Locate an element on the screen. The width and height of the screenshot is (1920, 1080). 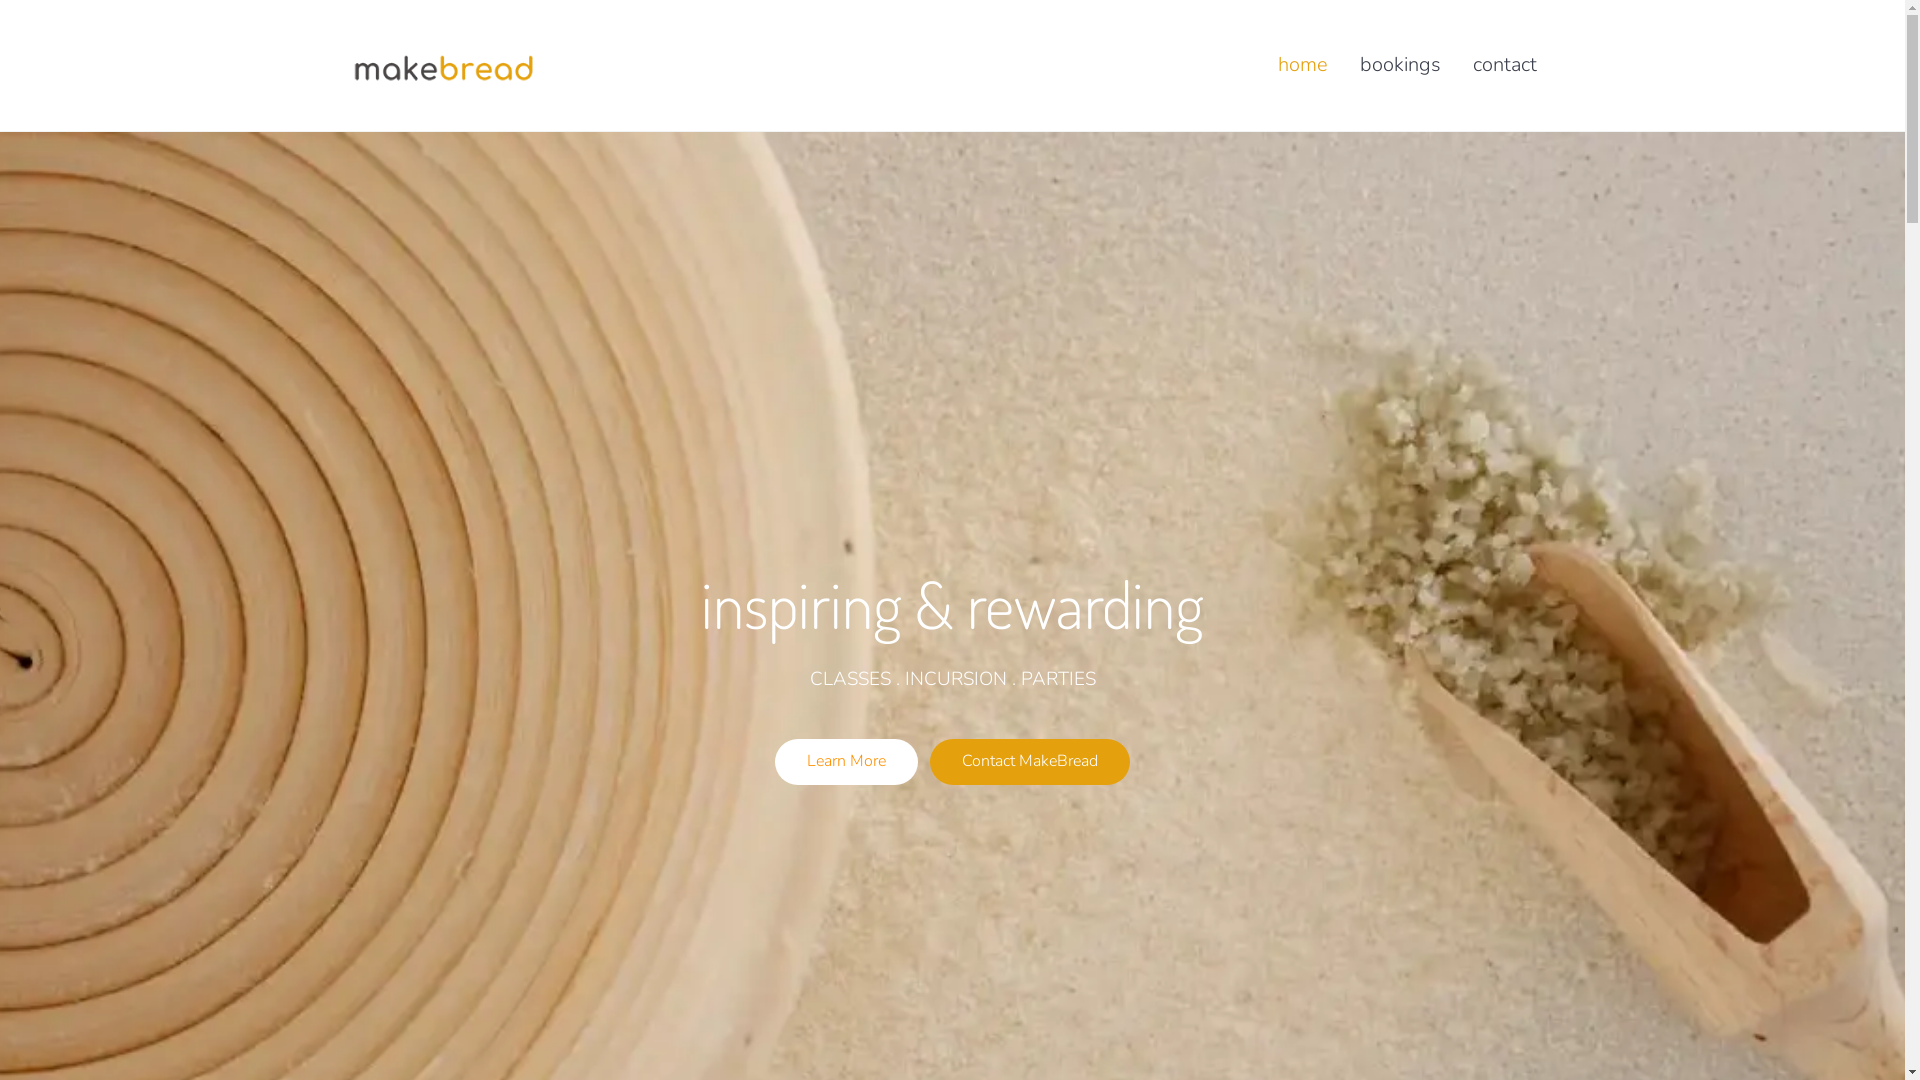
'Learn More' is located at coordinates (846, 762).